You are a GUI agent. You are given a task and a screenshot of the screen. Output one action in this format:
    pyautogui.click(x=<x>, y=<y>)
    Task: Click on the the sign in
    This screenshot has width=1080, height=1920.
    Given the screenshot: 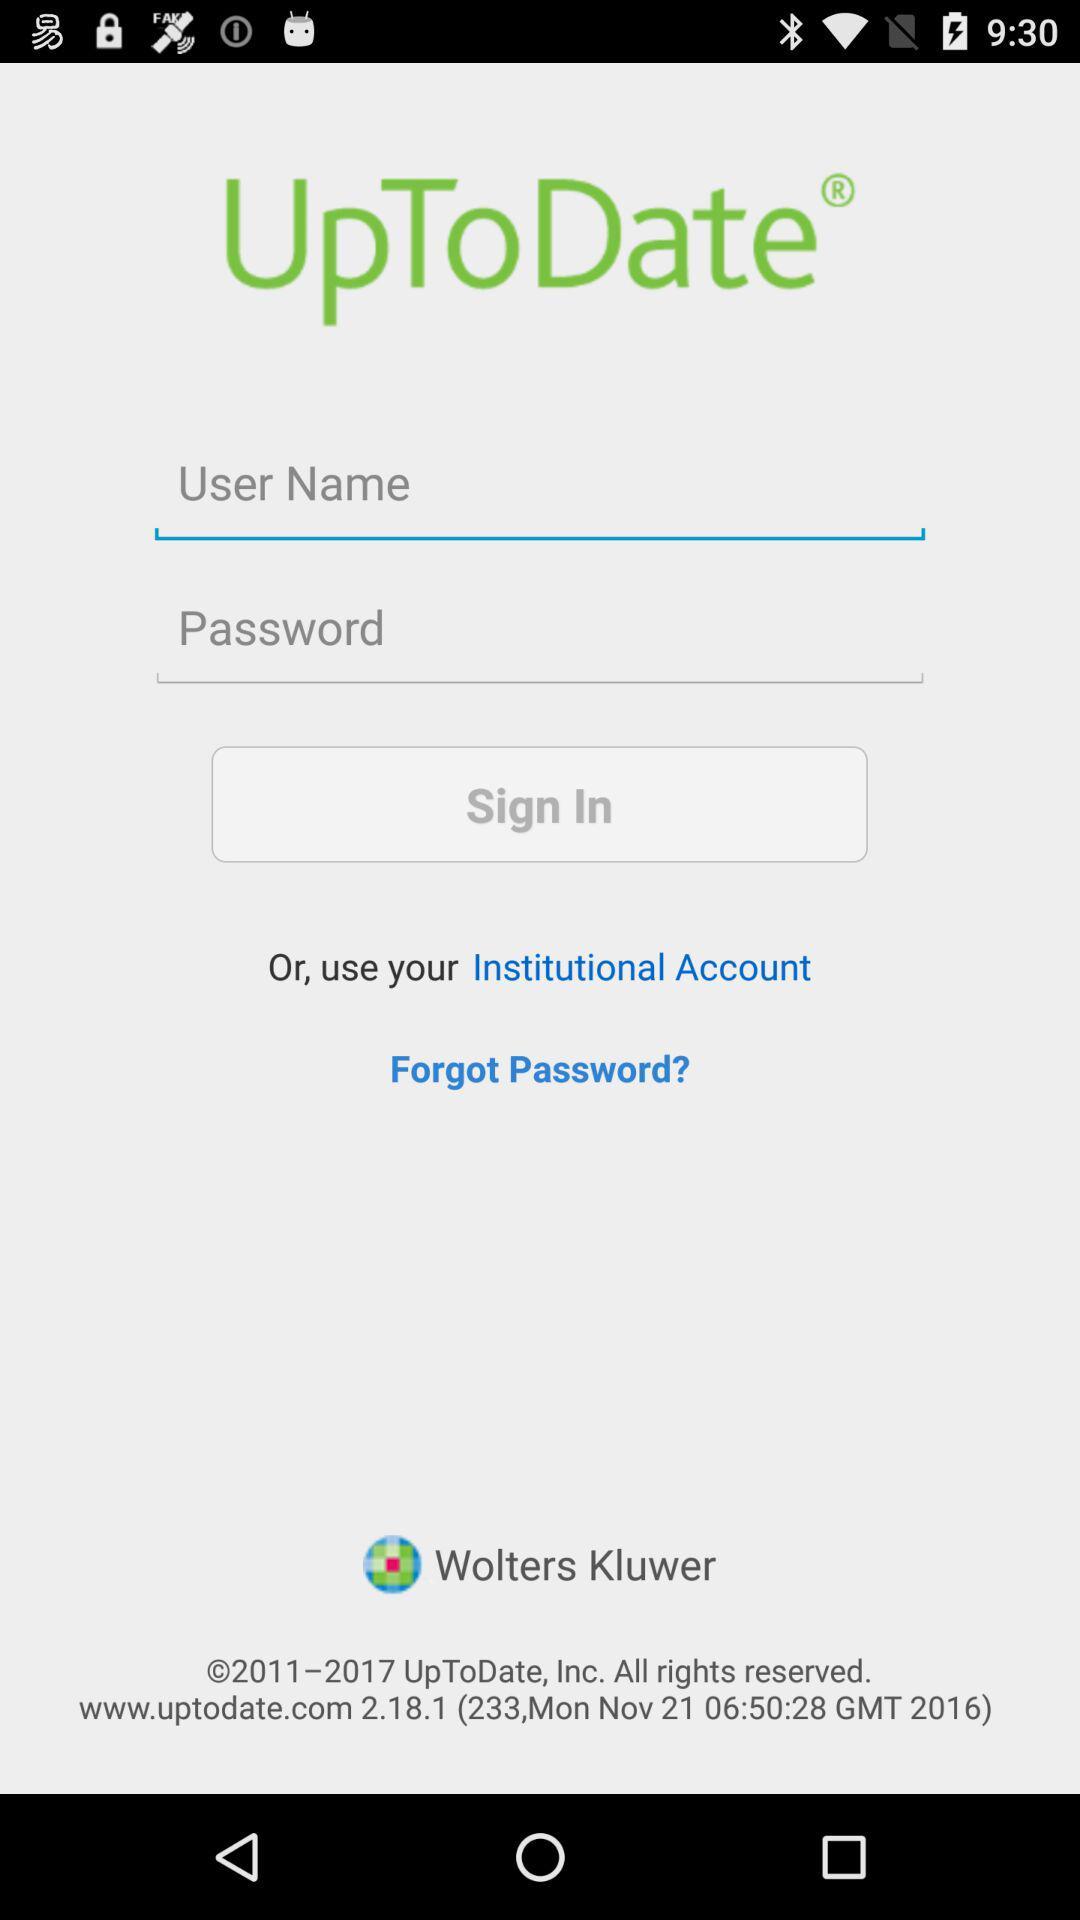 What is the action you would take?
    pyautogui.click(x=538, y=804)
    